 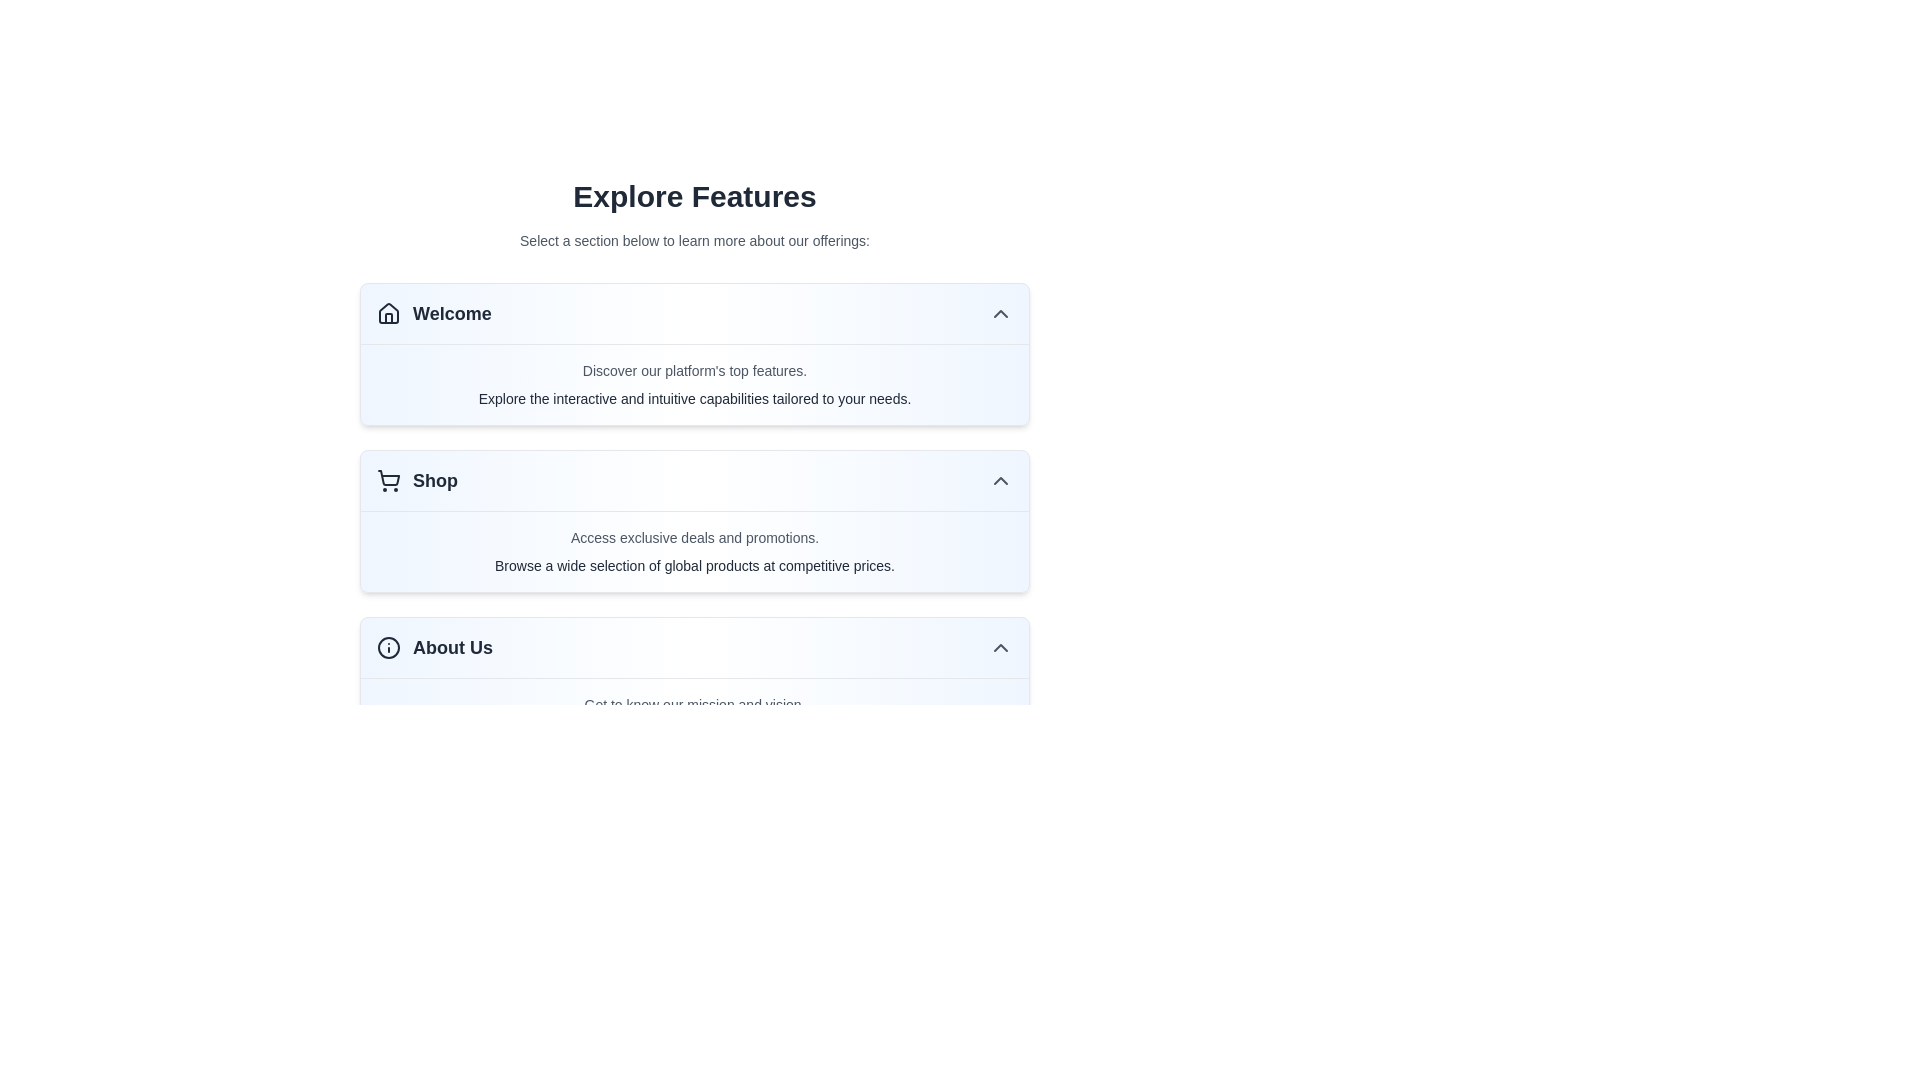 I want to click on the chevron icon located in the upper-right corner of the 'About Us' section, so click(x=1001, y=648).